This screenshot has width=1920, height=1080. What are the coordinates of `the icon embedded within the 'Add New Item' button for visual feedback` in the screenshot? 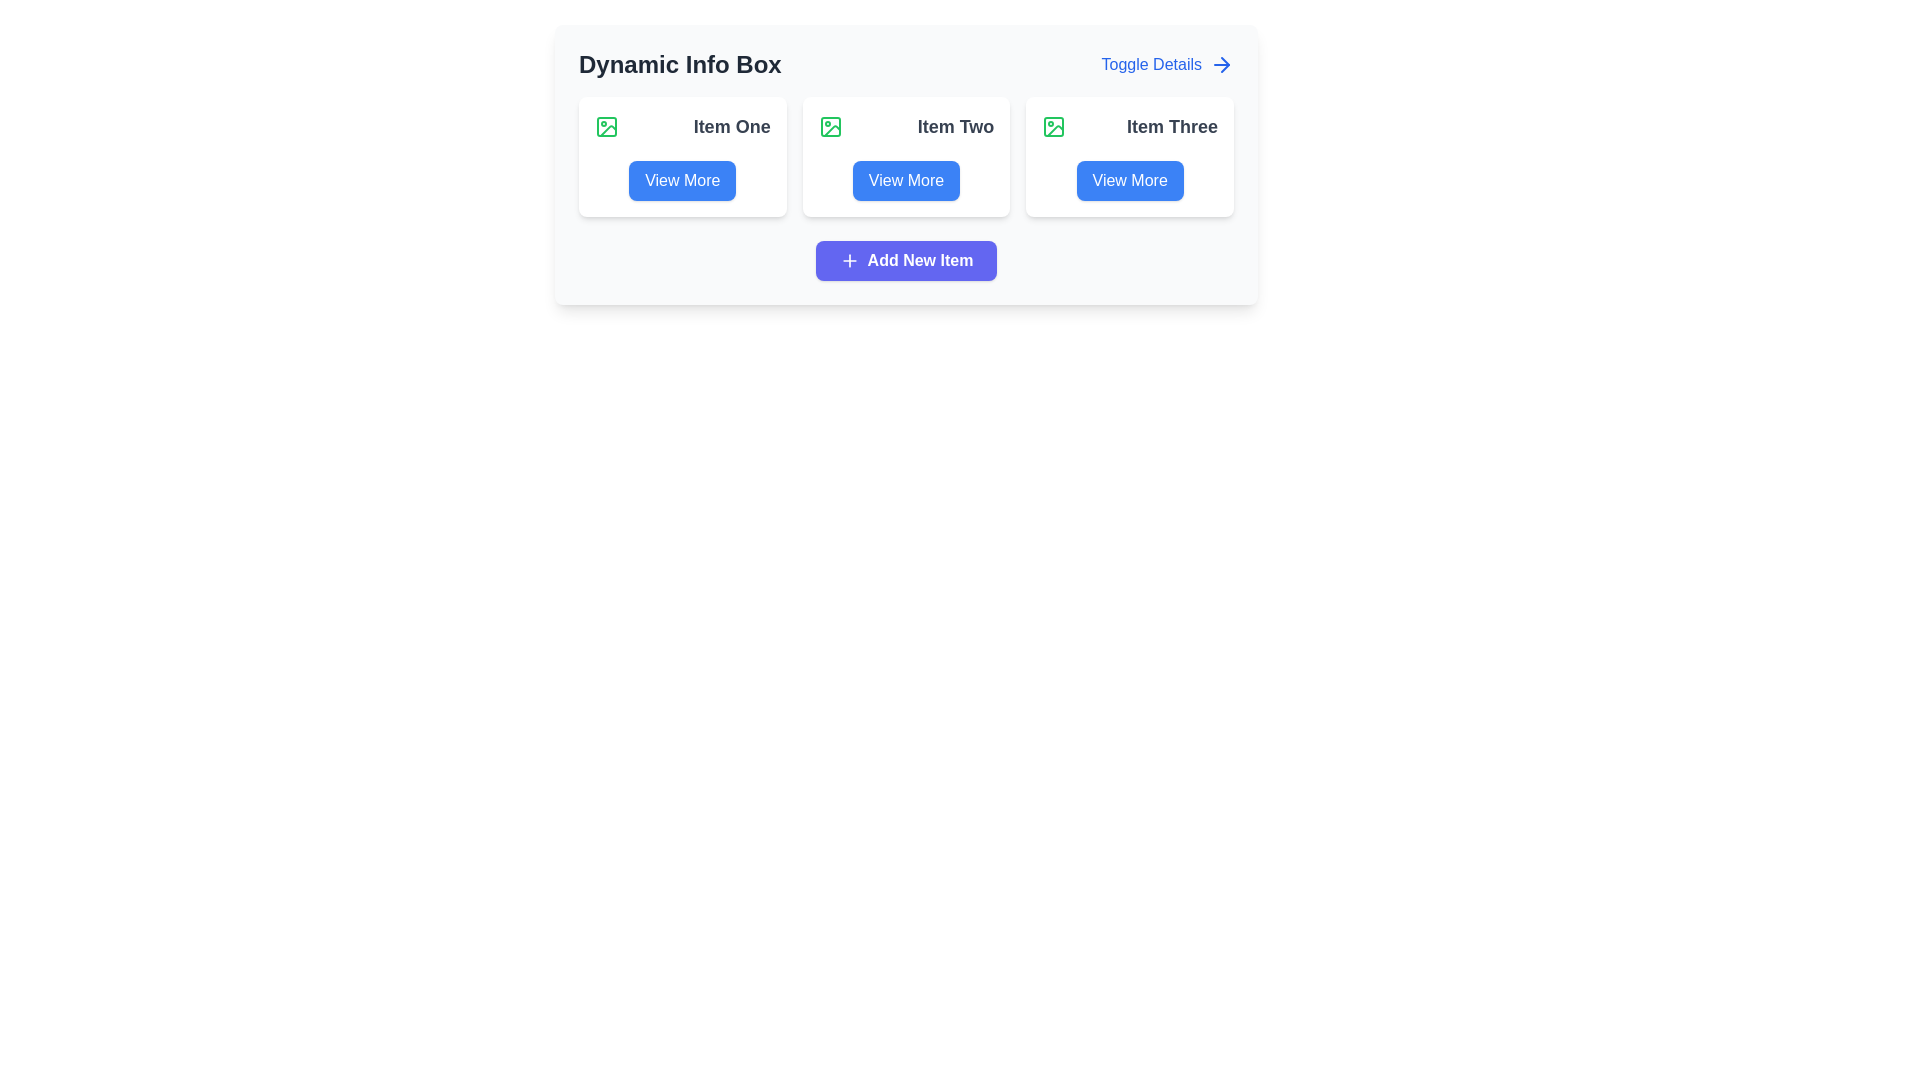 It's located at (849, 260).